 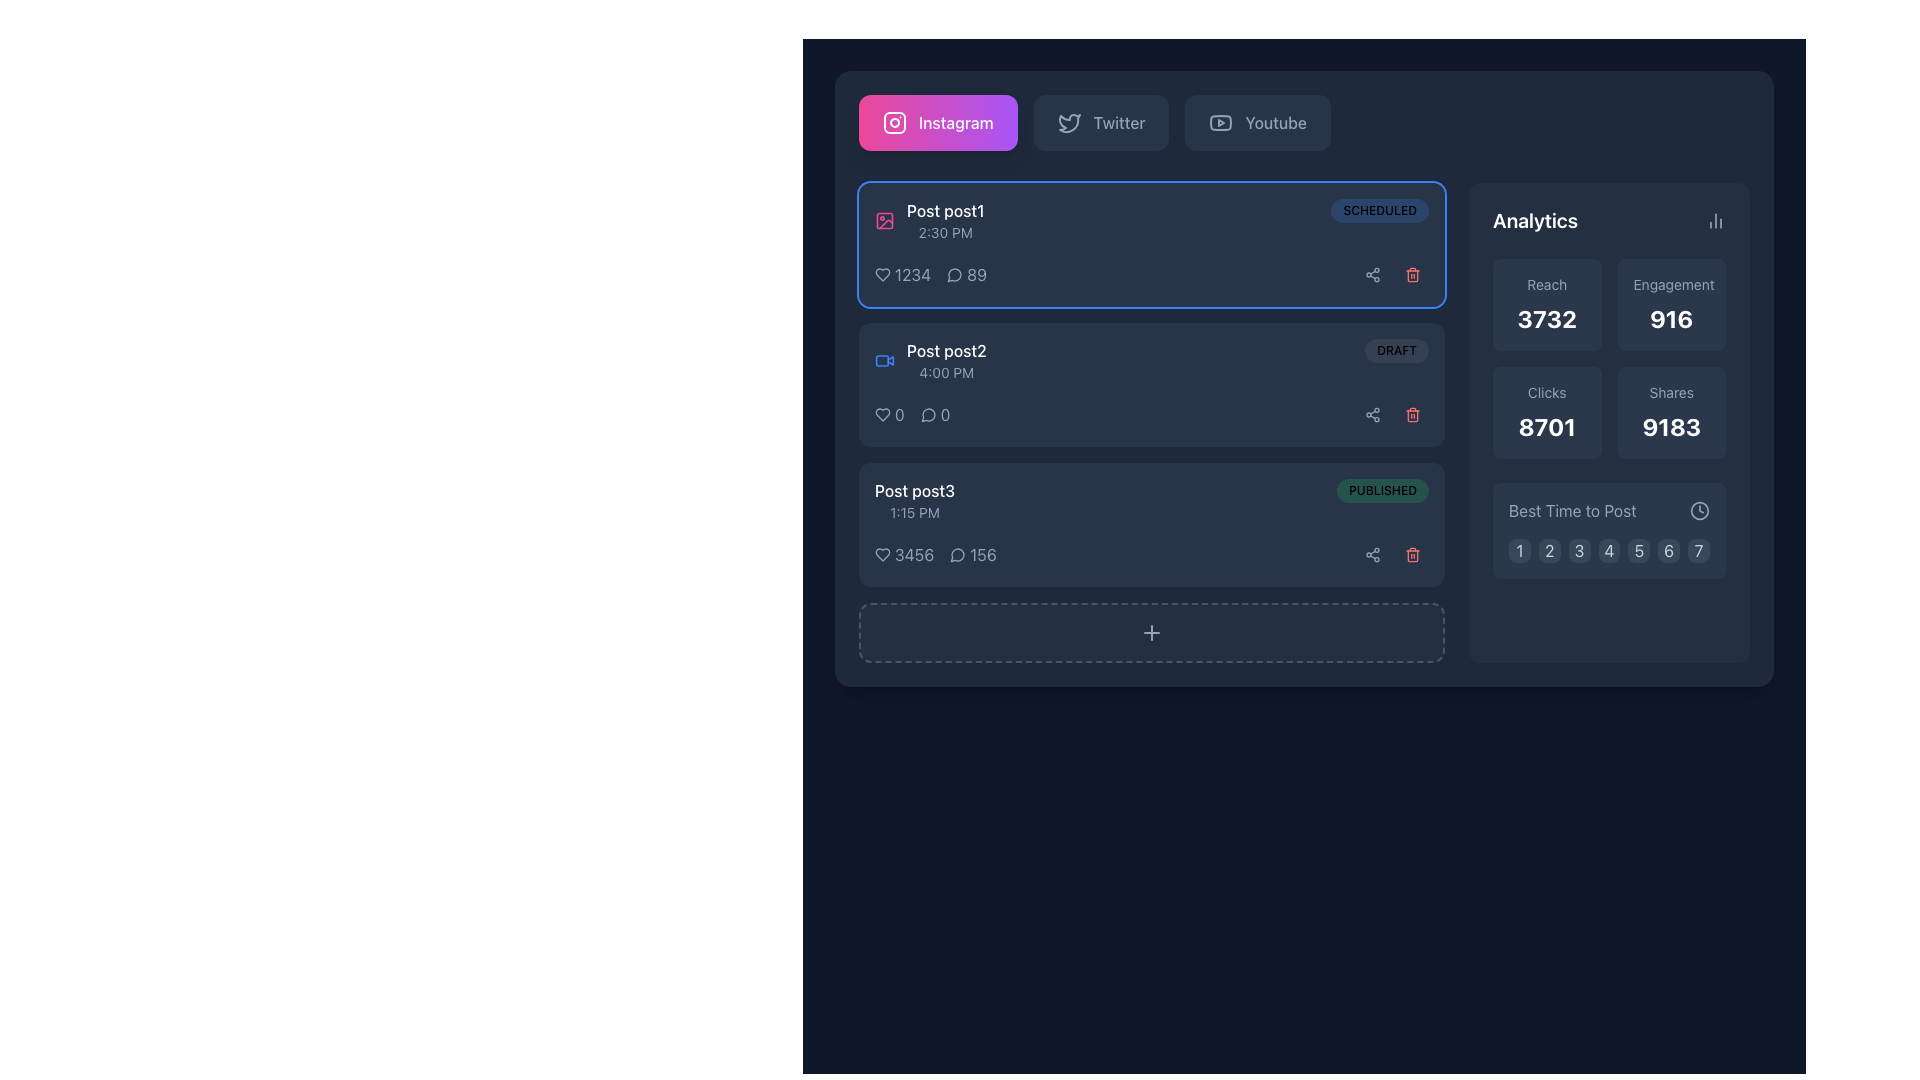 I want to click on the statistical data display showing engagement metrics for the post, which includes the 'likes' count next to a heart icon and the 'comments' count next to a chat bubble icon, located at the bottom-right of the 'Post post3' block, so click(x=934, y=555).